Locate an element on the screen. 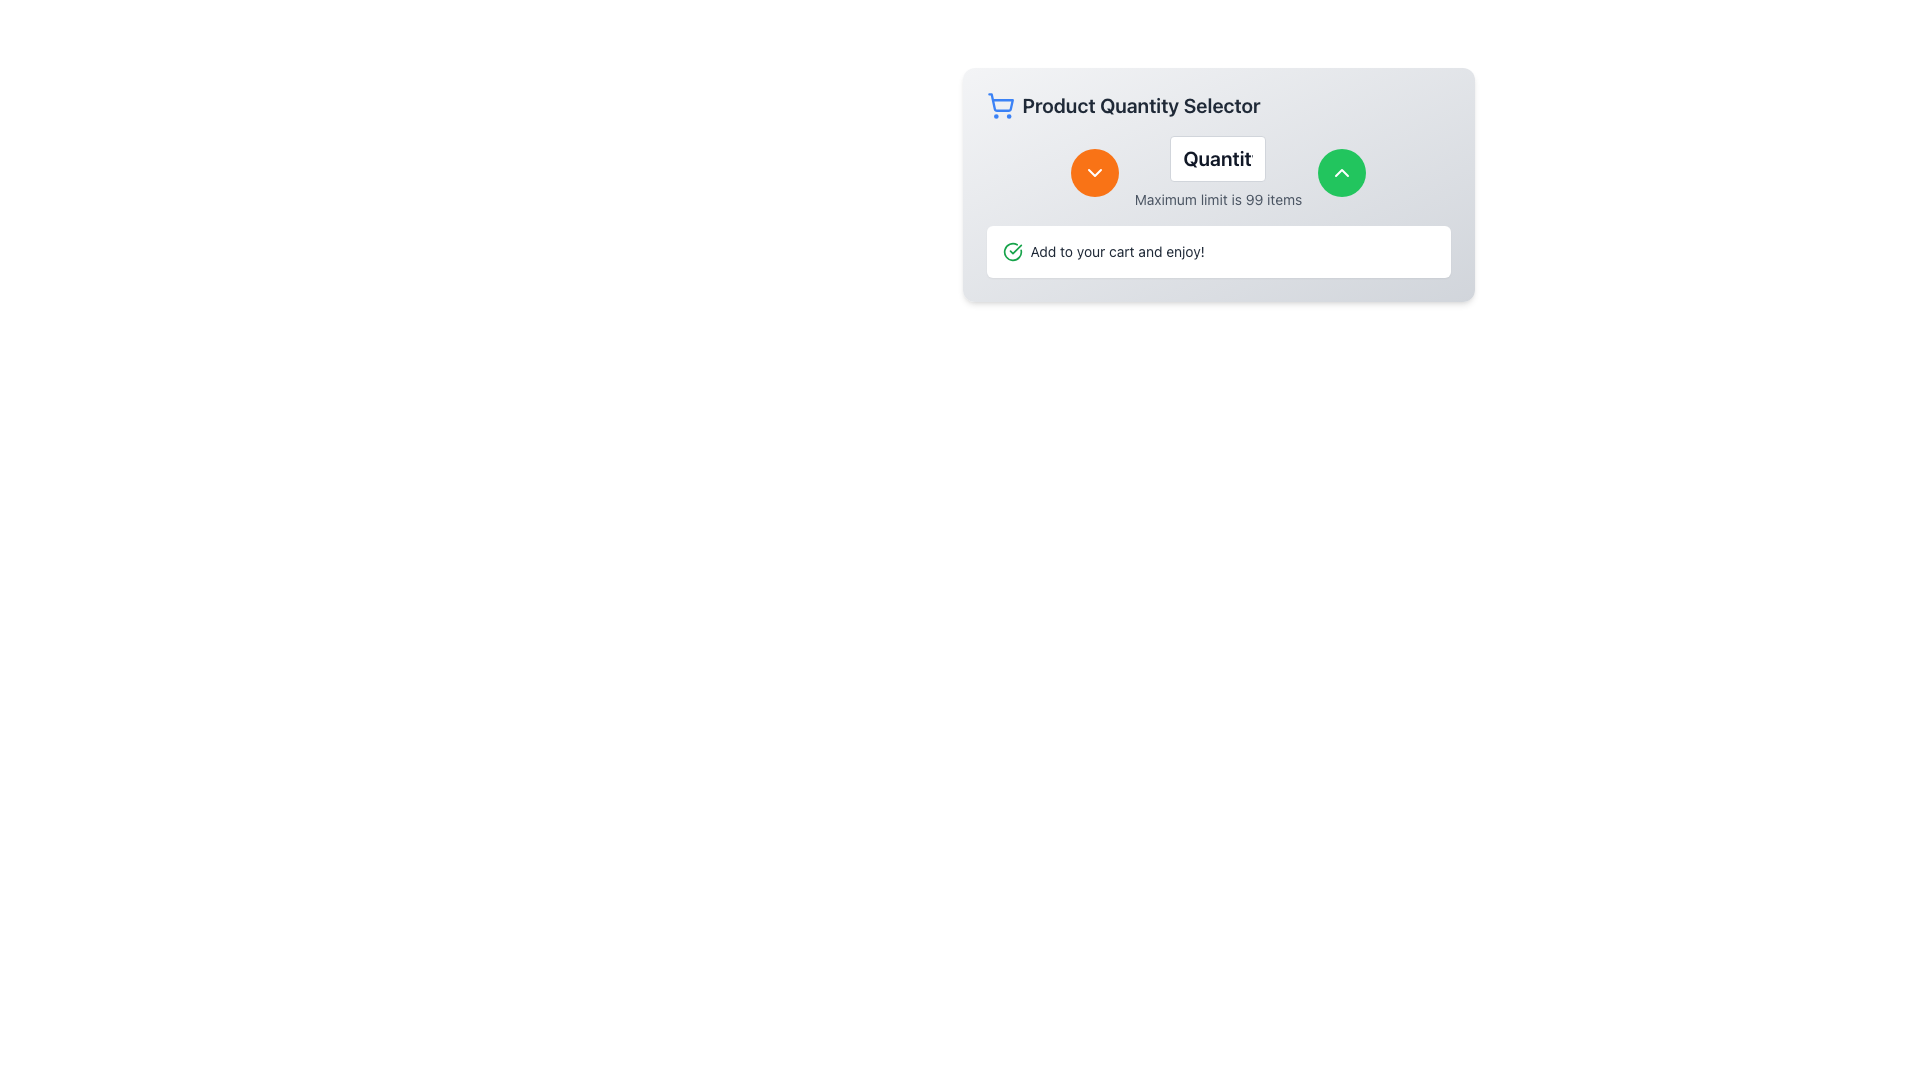  the text label 'Product Quantity Selector' which is a bold, extra-large heading styled in dark gray, prominently positioned at the top of its section next to a blue shopping cart icon is located at coordinates (1141, 105).